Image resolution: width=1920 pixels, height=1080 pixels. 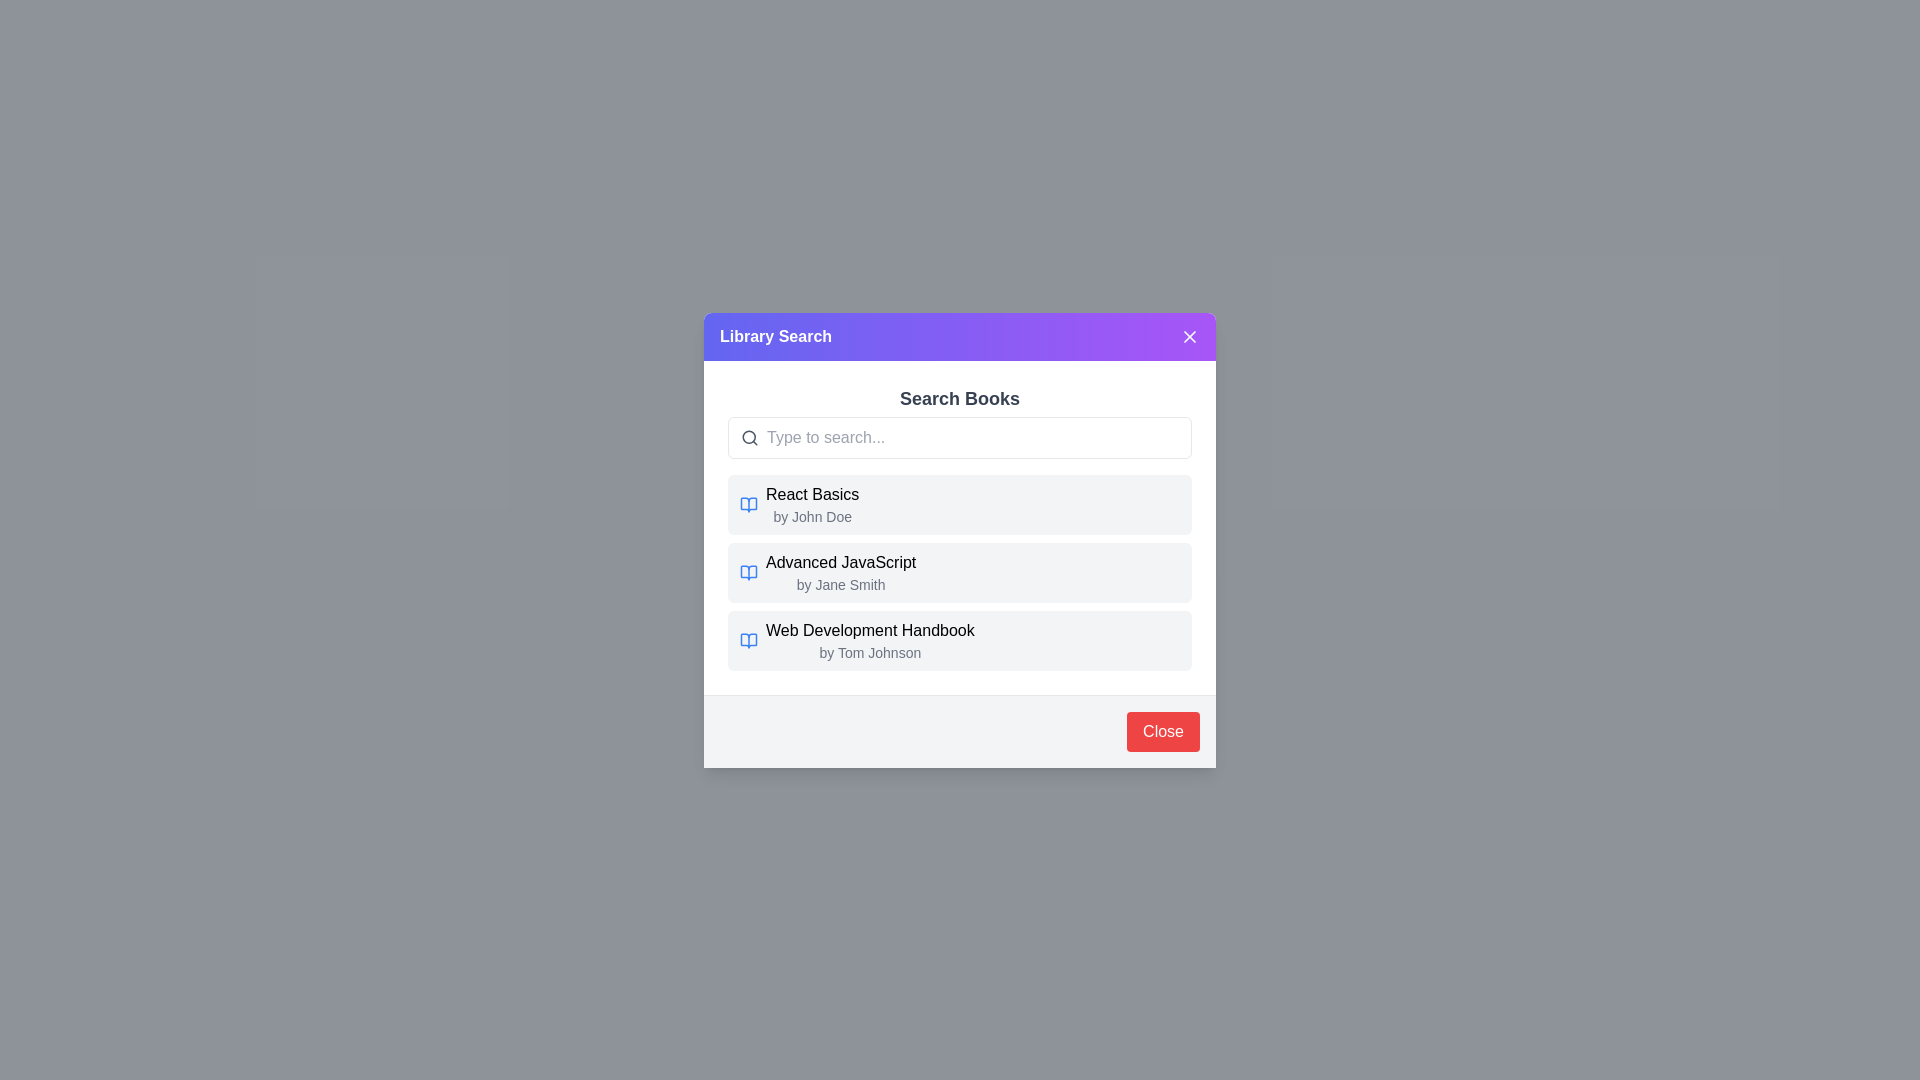 I want to click on the Close button icon in the top-right corner of the 'Library Search' header, so click(x=1190, y=335).